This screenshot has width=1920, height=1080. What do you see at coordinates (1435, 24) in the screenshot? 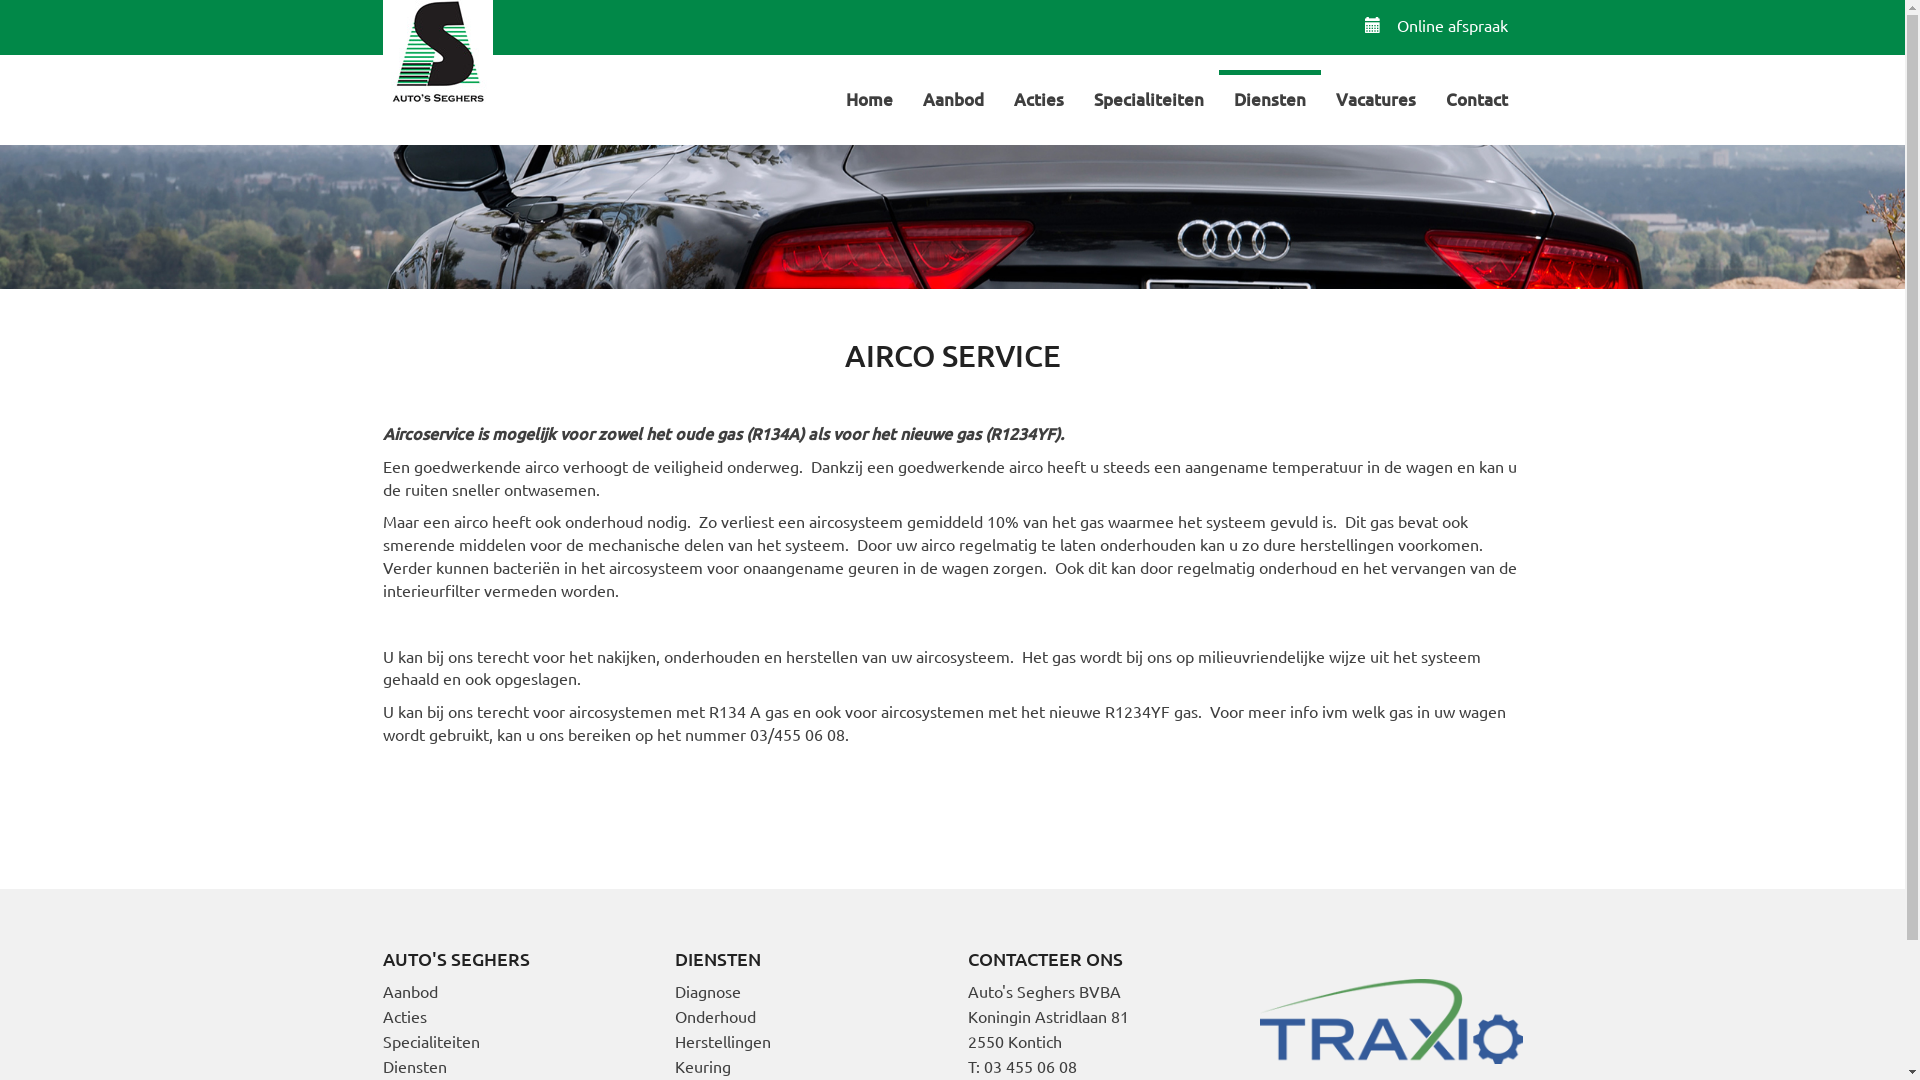
I see `' Online afspraak'` at bounding box center [1435, 24].